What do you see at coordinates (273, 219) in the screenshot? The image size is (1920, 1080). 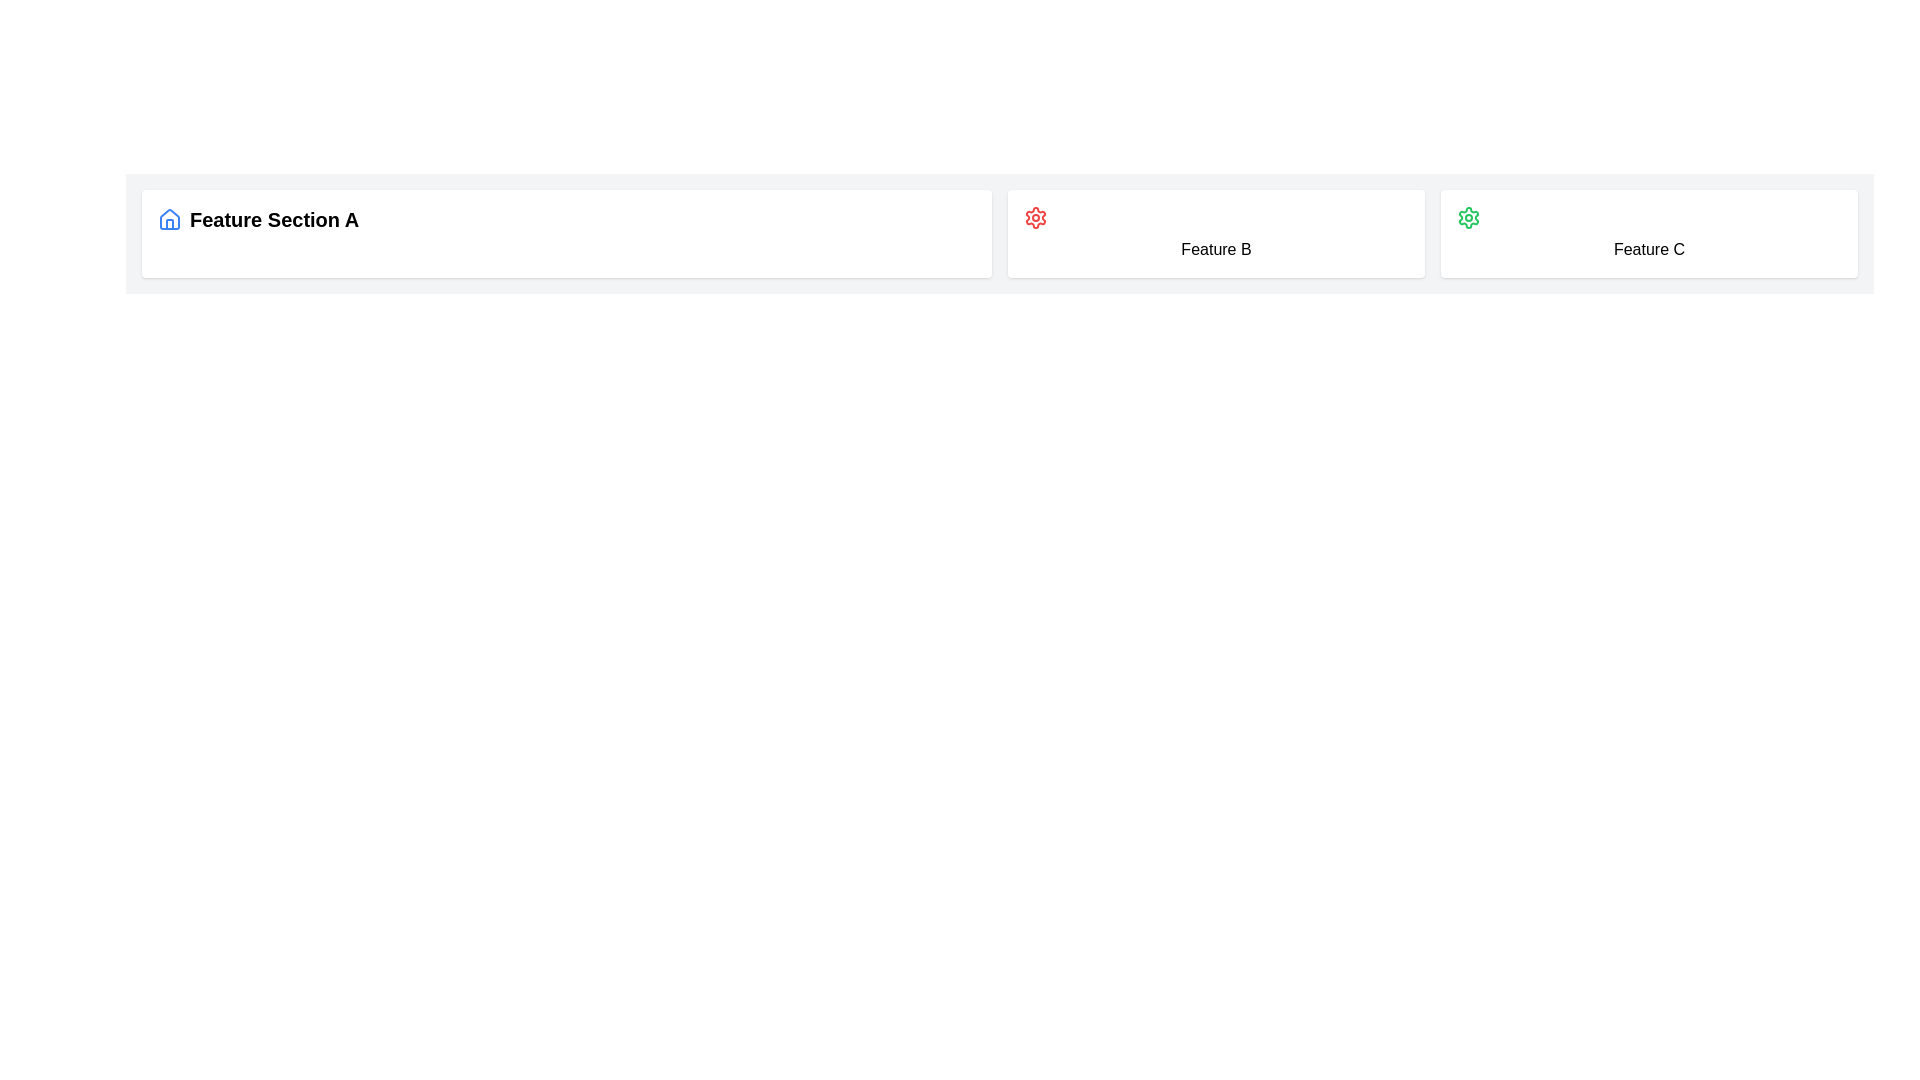 I see `the Text Label that serves as the title for 'Feature Section A', positioned immediately to the right of the blue home icon in a horizontal layout` at bounding box center [273, 219].